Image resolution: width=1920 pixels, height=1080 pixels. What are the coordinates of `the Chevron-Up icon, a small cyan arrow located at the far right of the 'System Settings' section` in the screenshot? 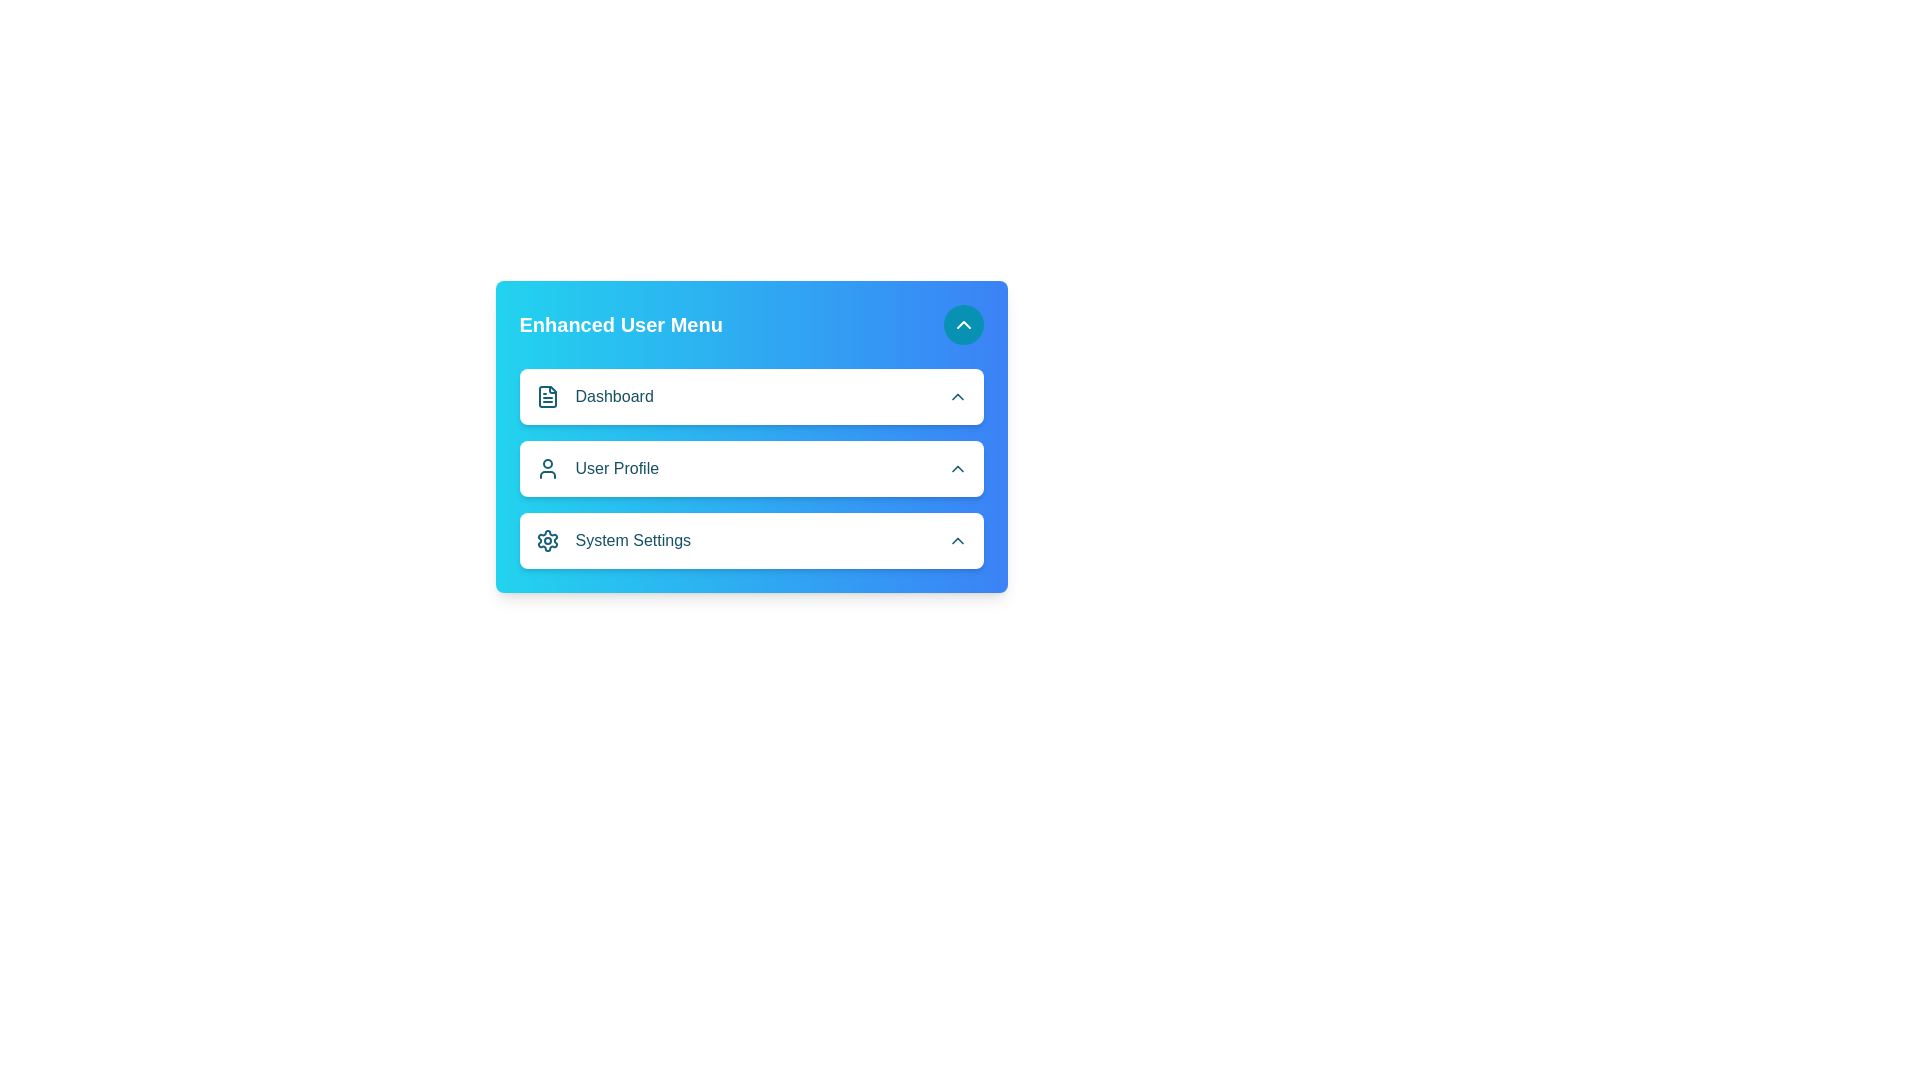 It's located at (956, 540).